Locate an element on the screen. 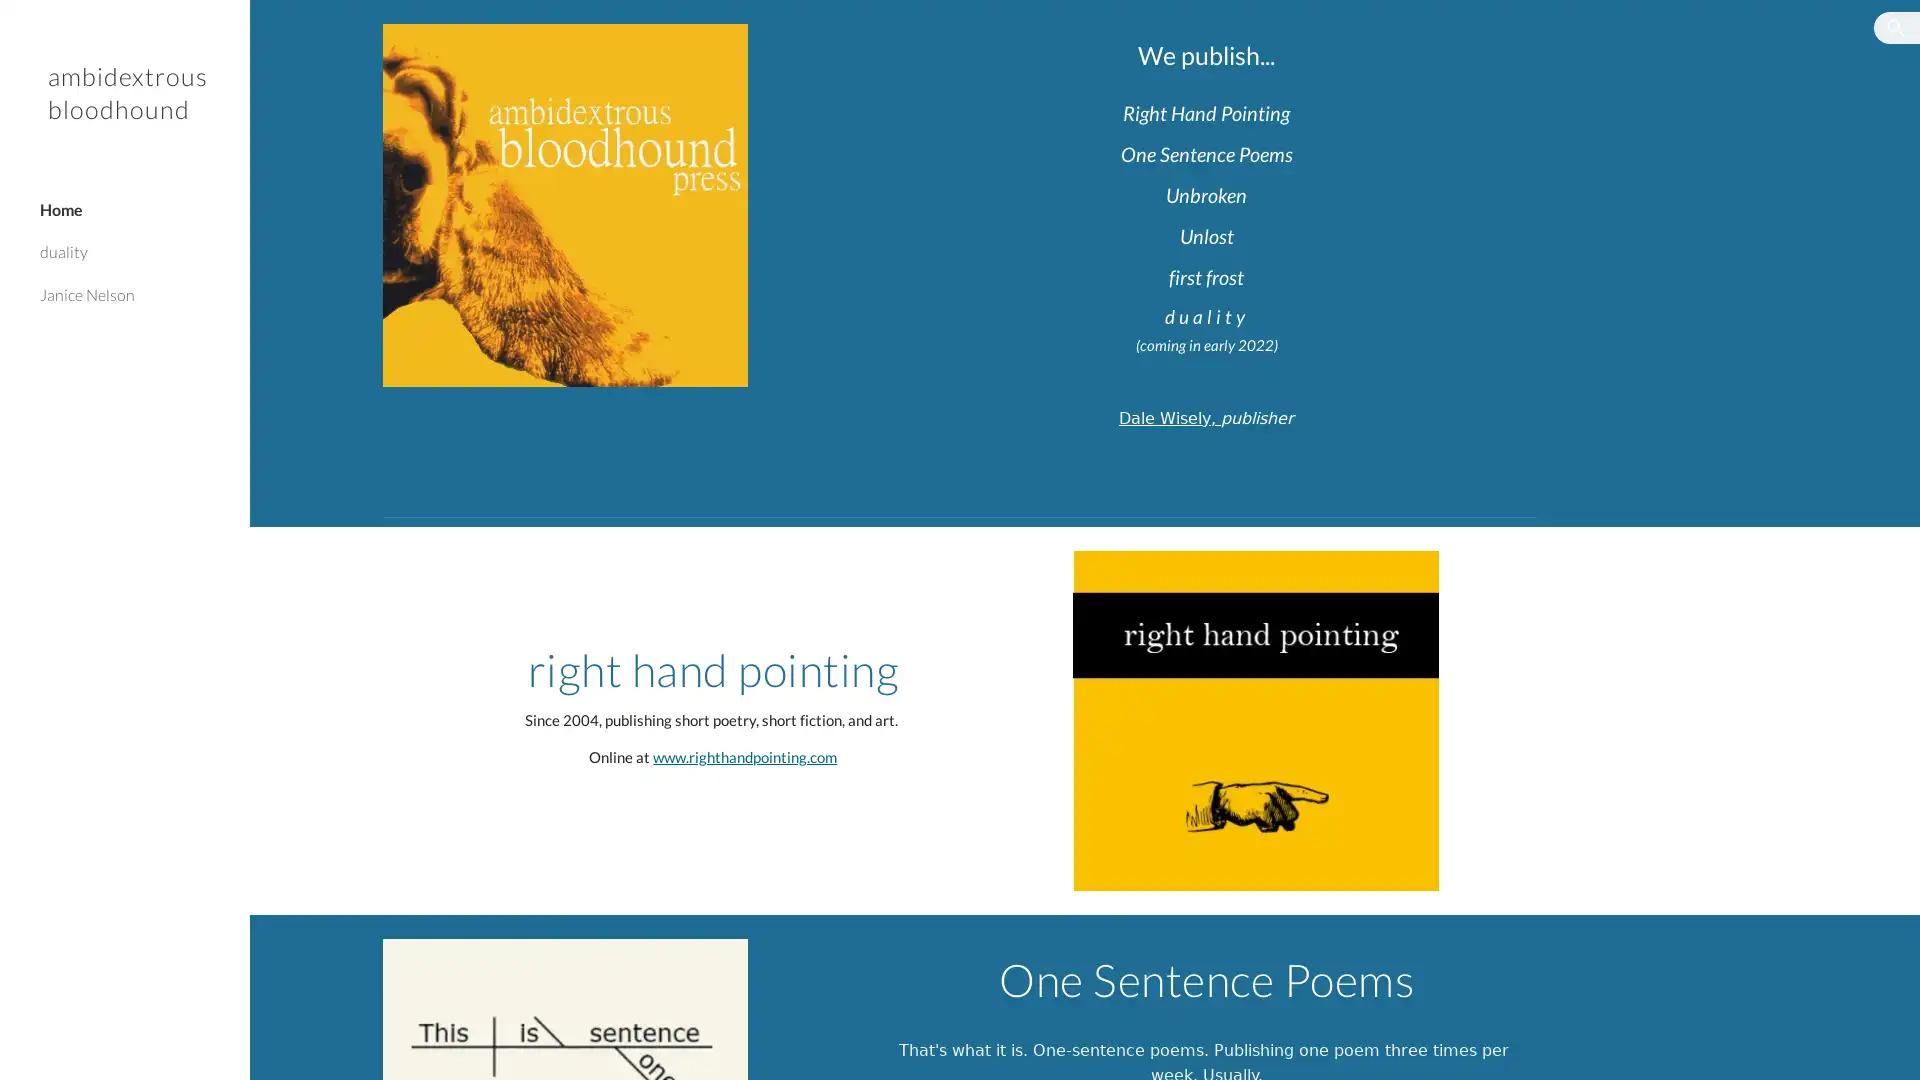 The height and width of the screenshot is (1080, 1920). Copy heading link is located at coordinates (1676, 1059).